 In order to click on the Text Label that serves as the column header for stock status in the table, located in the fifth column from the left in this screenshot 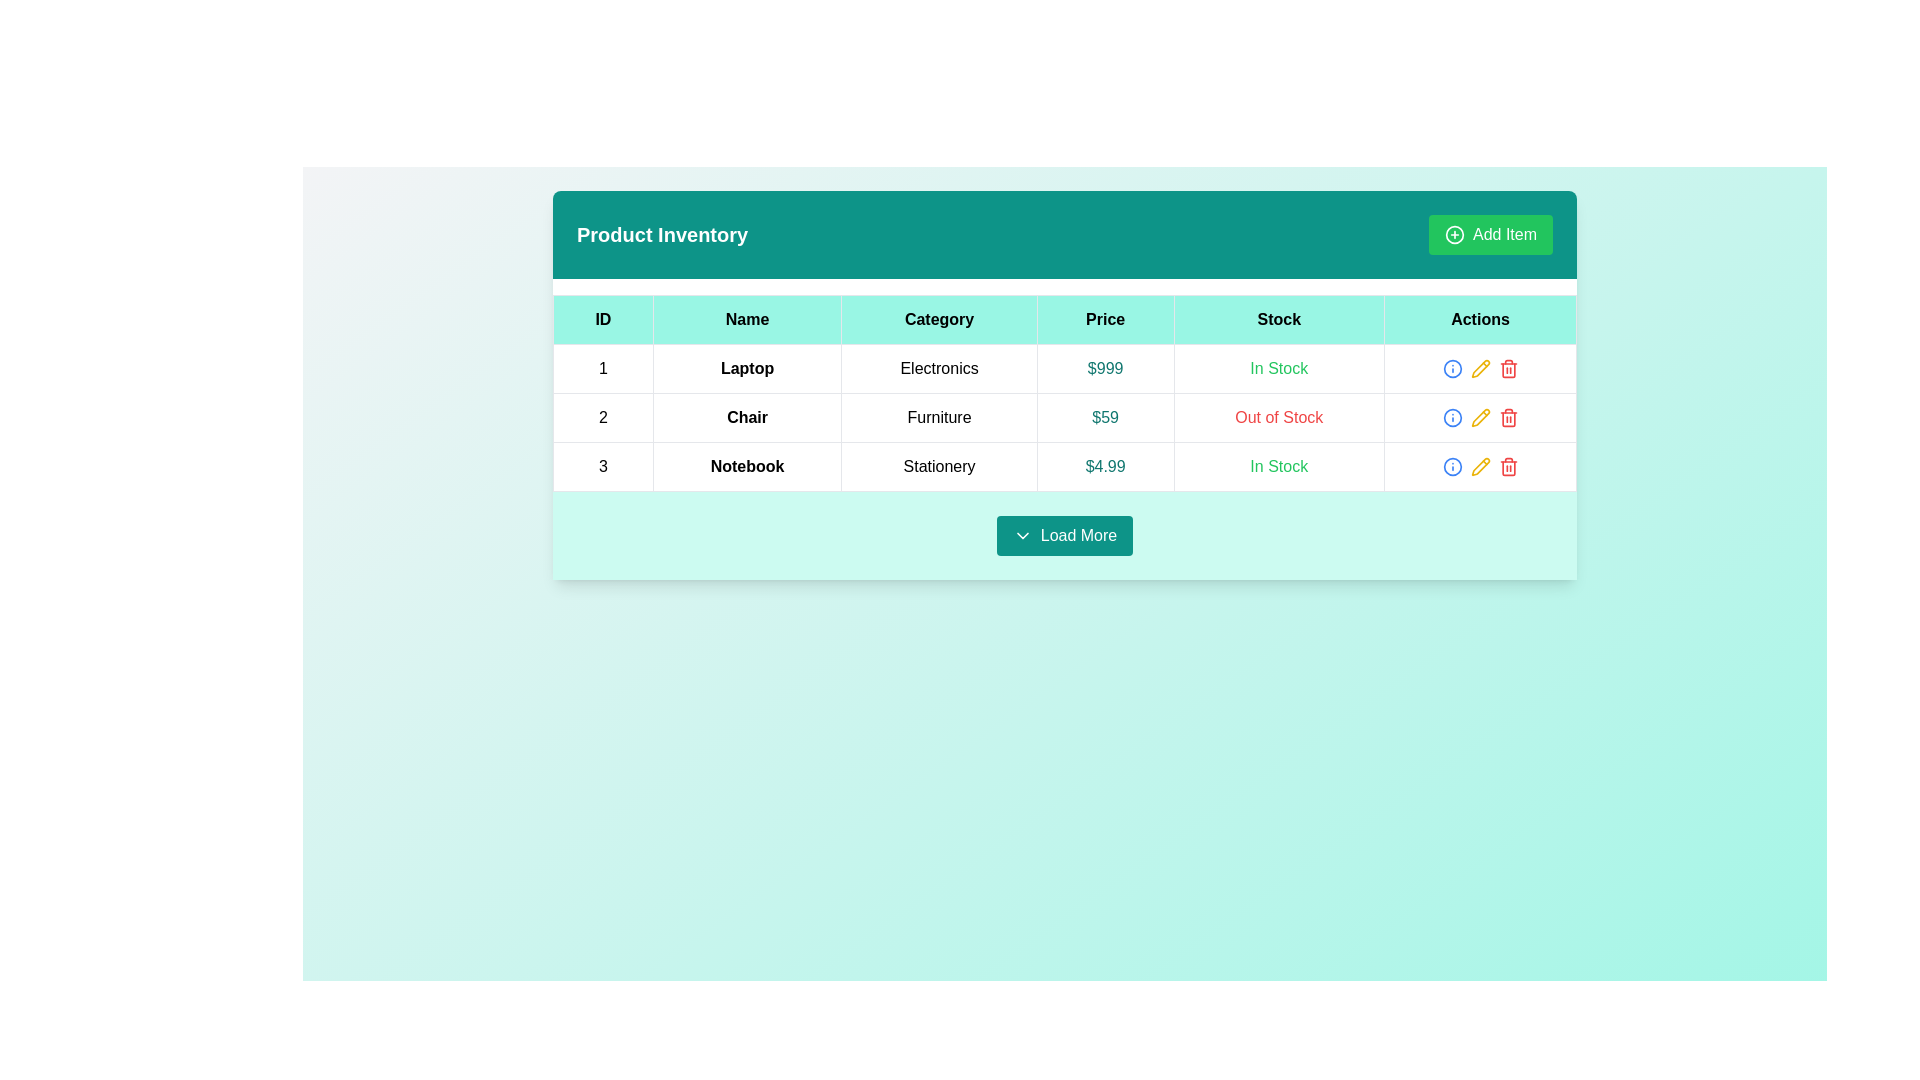, I will do `click(1278, 319)`.